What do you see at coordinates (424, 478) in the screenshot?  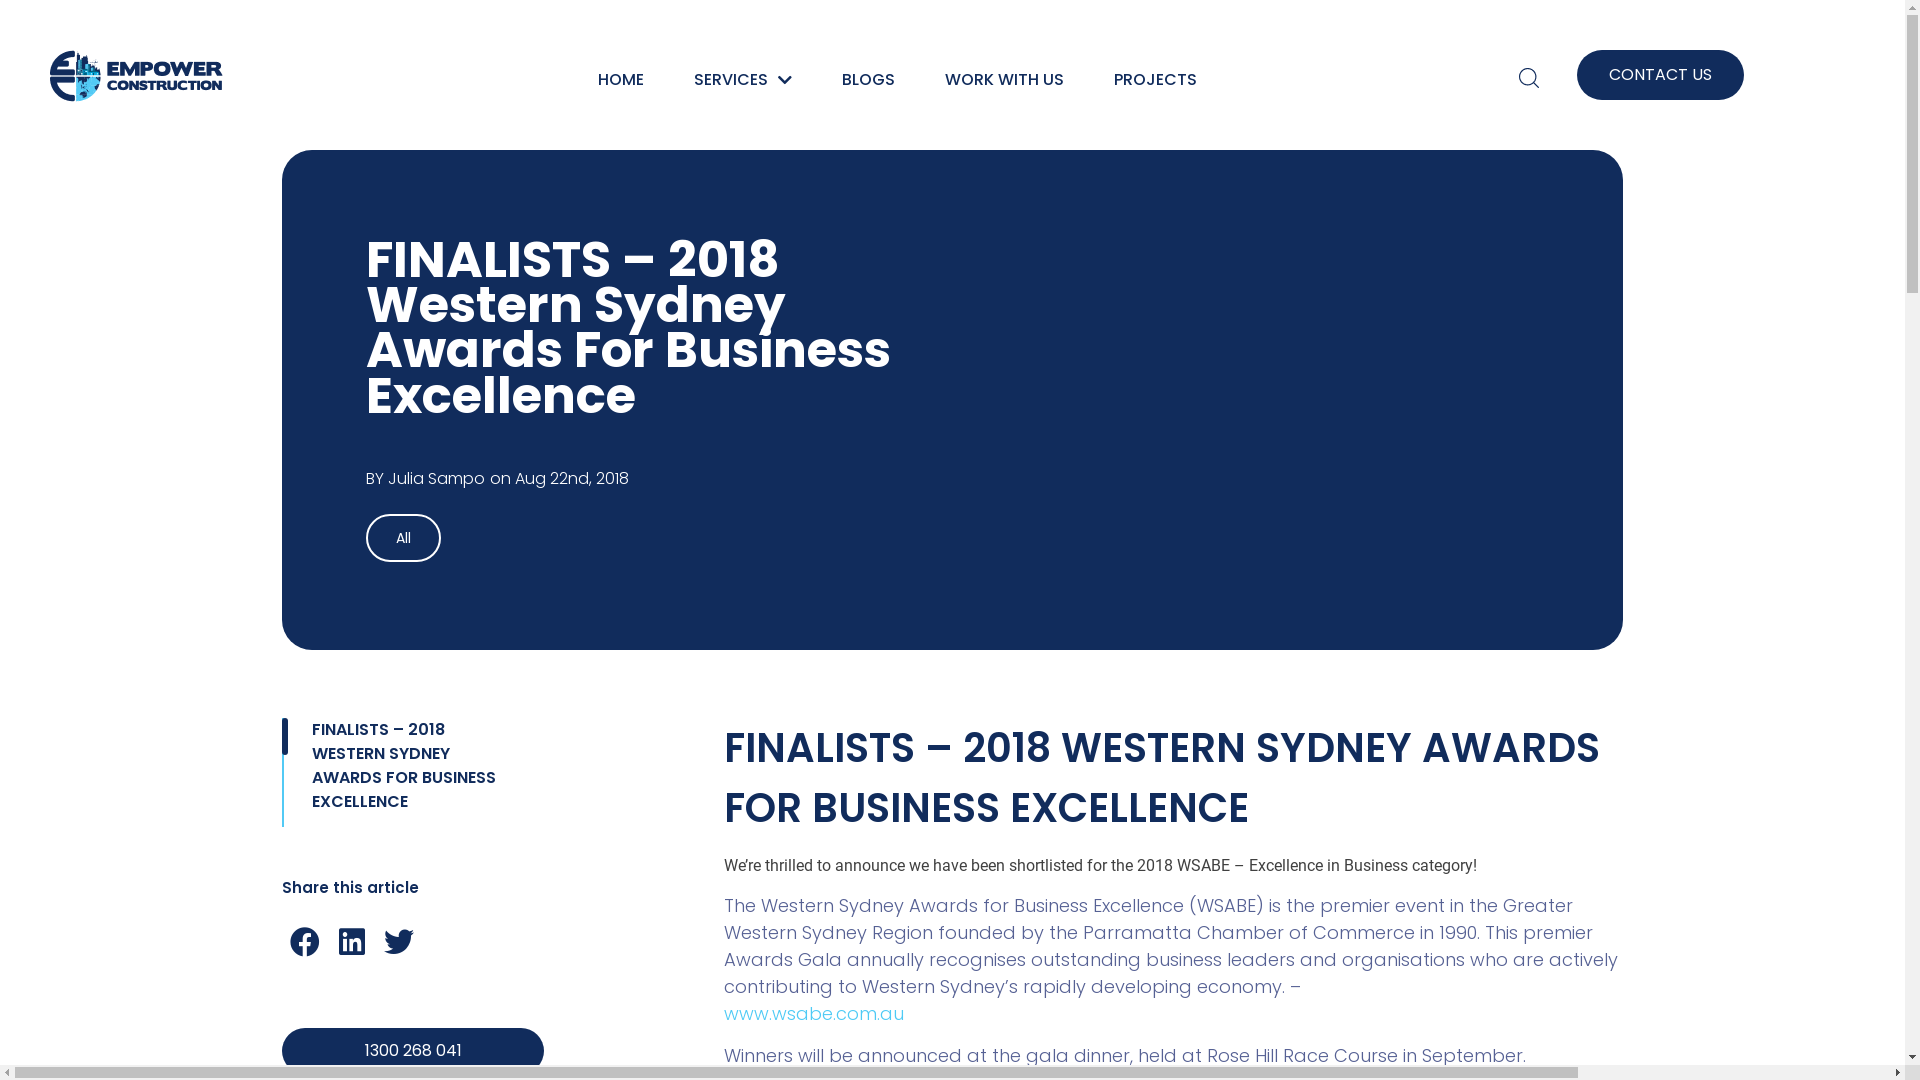 I see `'BY Julia Sampo'` at bounding box center [424, 478].